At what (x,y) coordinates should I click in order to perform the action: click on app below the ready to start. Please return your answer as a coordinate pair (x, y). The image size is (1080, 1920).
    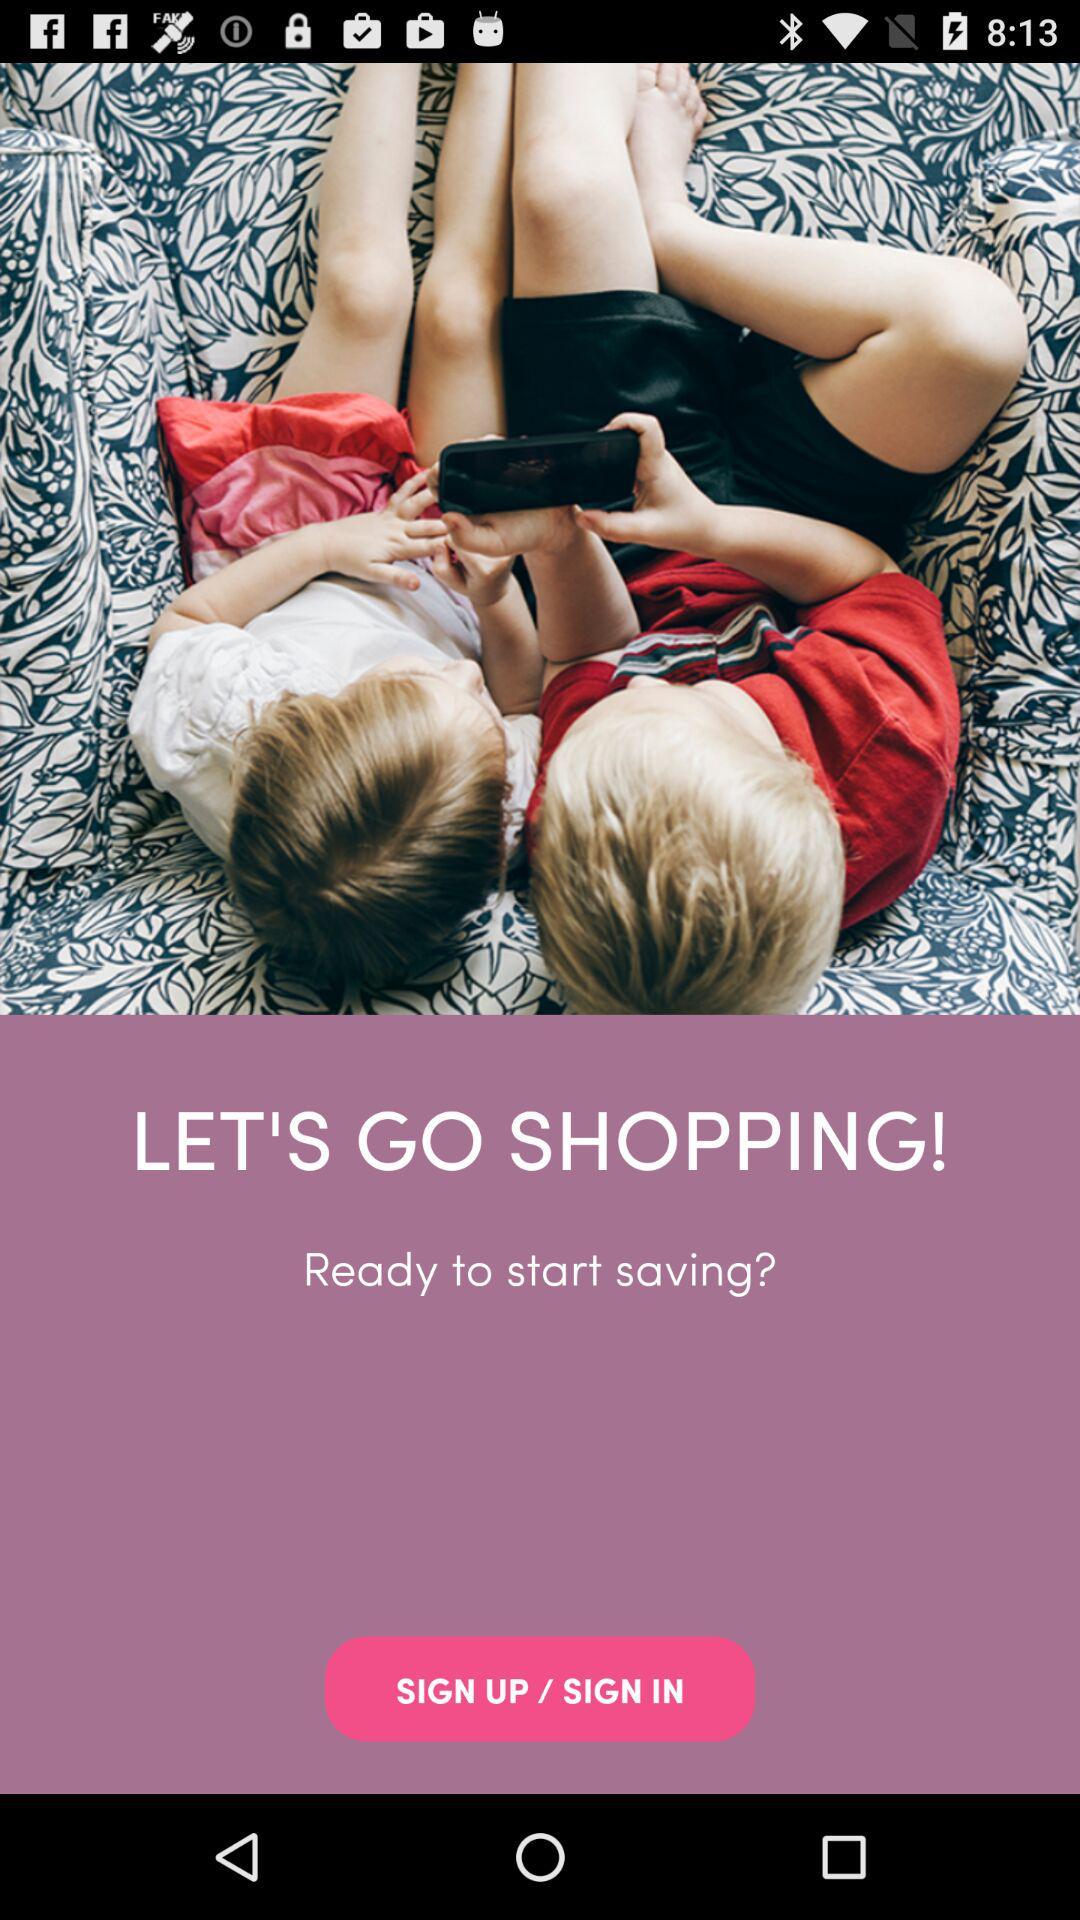
    Looking at the image, I should click on (540, 1688).